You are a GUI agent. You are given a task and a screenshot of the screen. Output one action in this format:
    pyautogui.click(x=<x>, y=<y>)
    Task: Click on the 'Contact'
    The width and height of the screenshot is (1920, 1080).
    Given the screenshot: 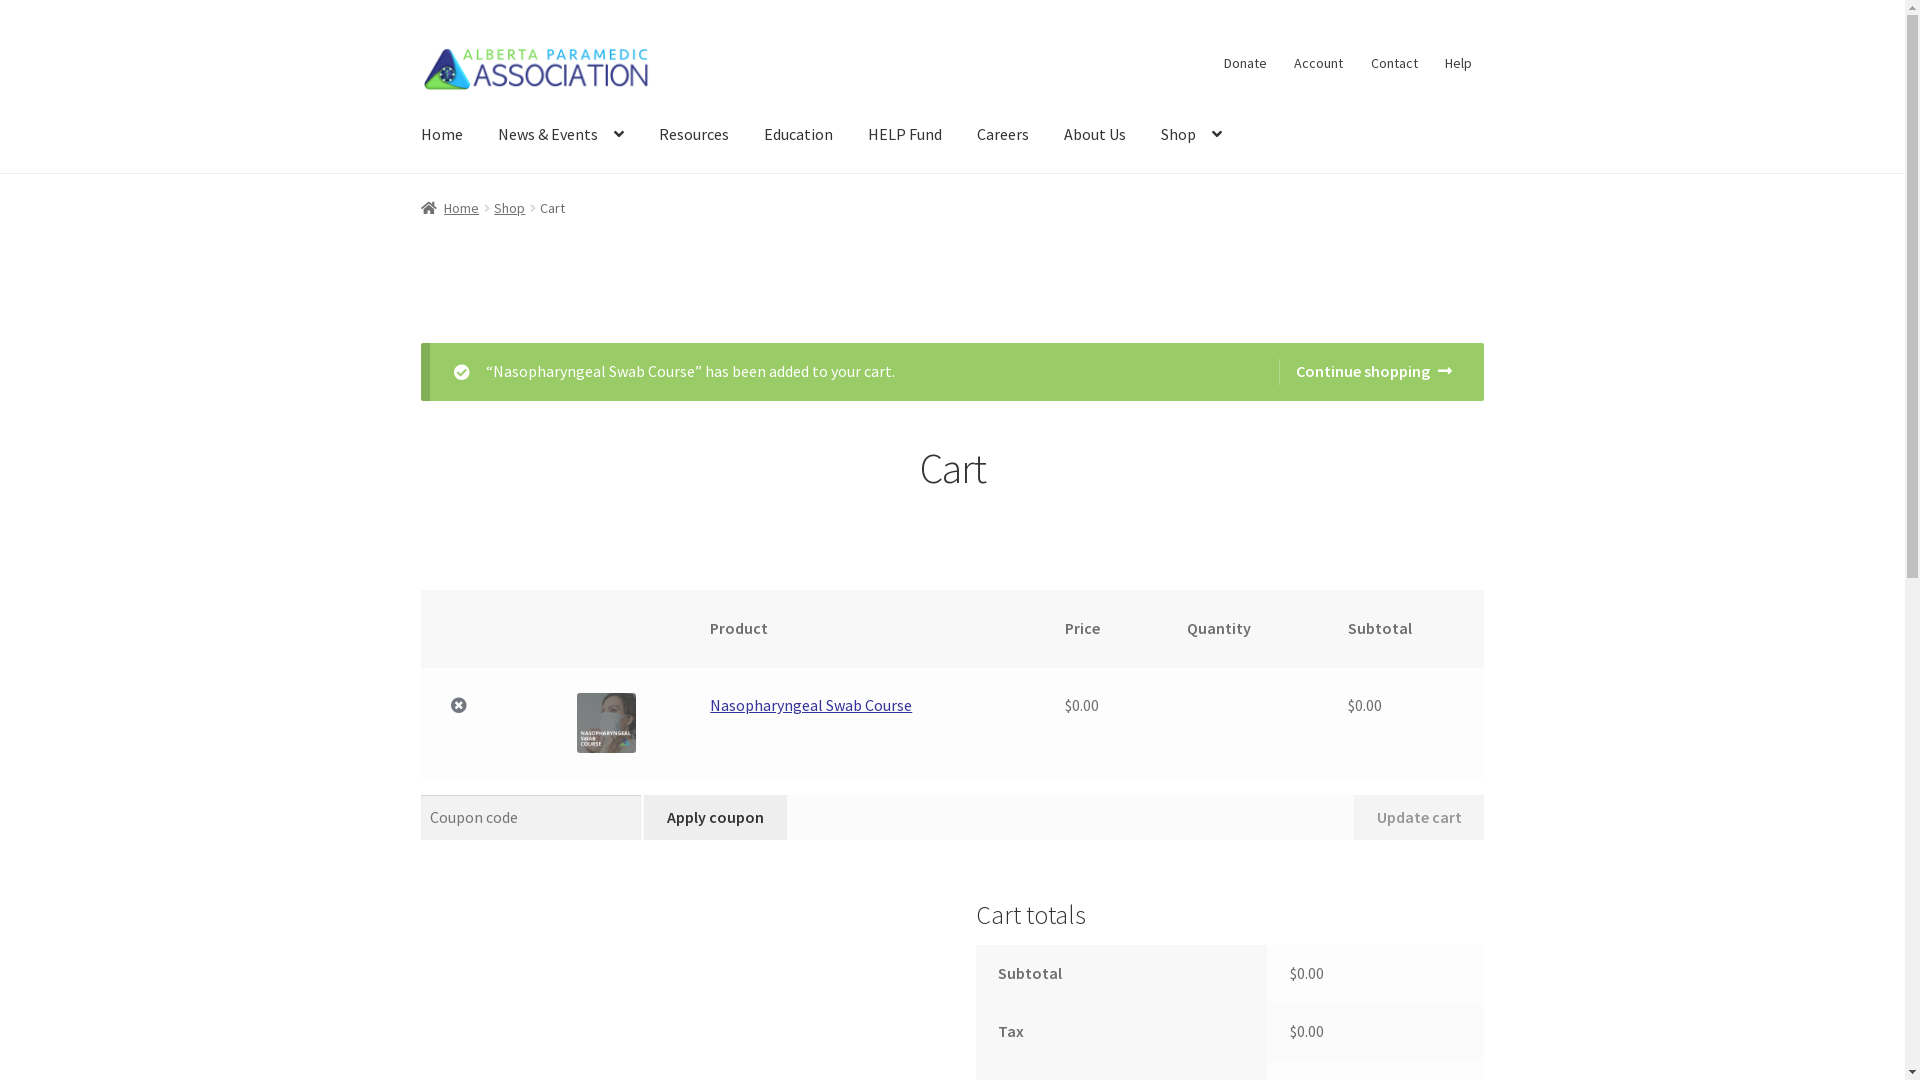 What is the action you would take?
    pyautogui.click(x=1392, y=61)
    